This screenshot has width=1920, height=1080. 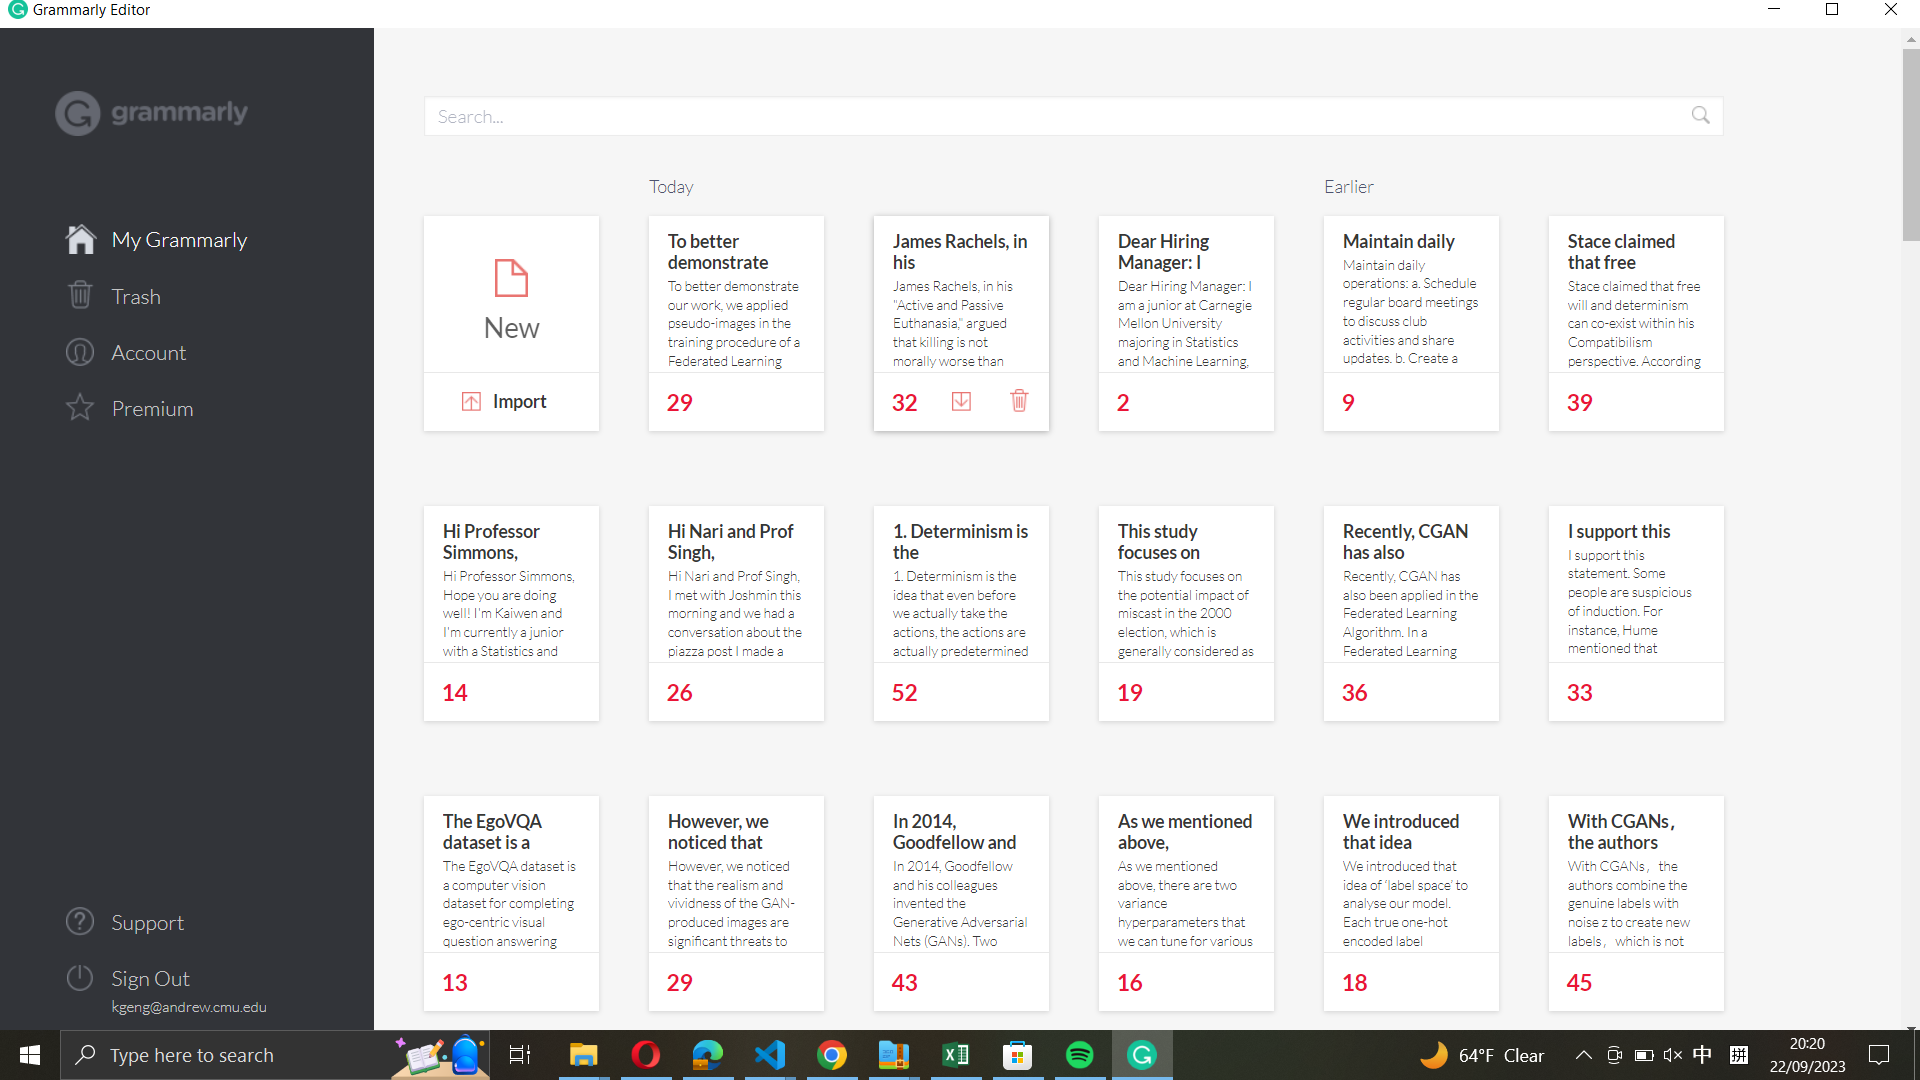 What do you see at coordinates (1636, 872) in the screenshot?
I see `and open the "With CGANs, the authors" document` at bounding box center [1636, 872].